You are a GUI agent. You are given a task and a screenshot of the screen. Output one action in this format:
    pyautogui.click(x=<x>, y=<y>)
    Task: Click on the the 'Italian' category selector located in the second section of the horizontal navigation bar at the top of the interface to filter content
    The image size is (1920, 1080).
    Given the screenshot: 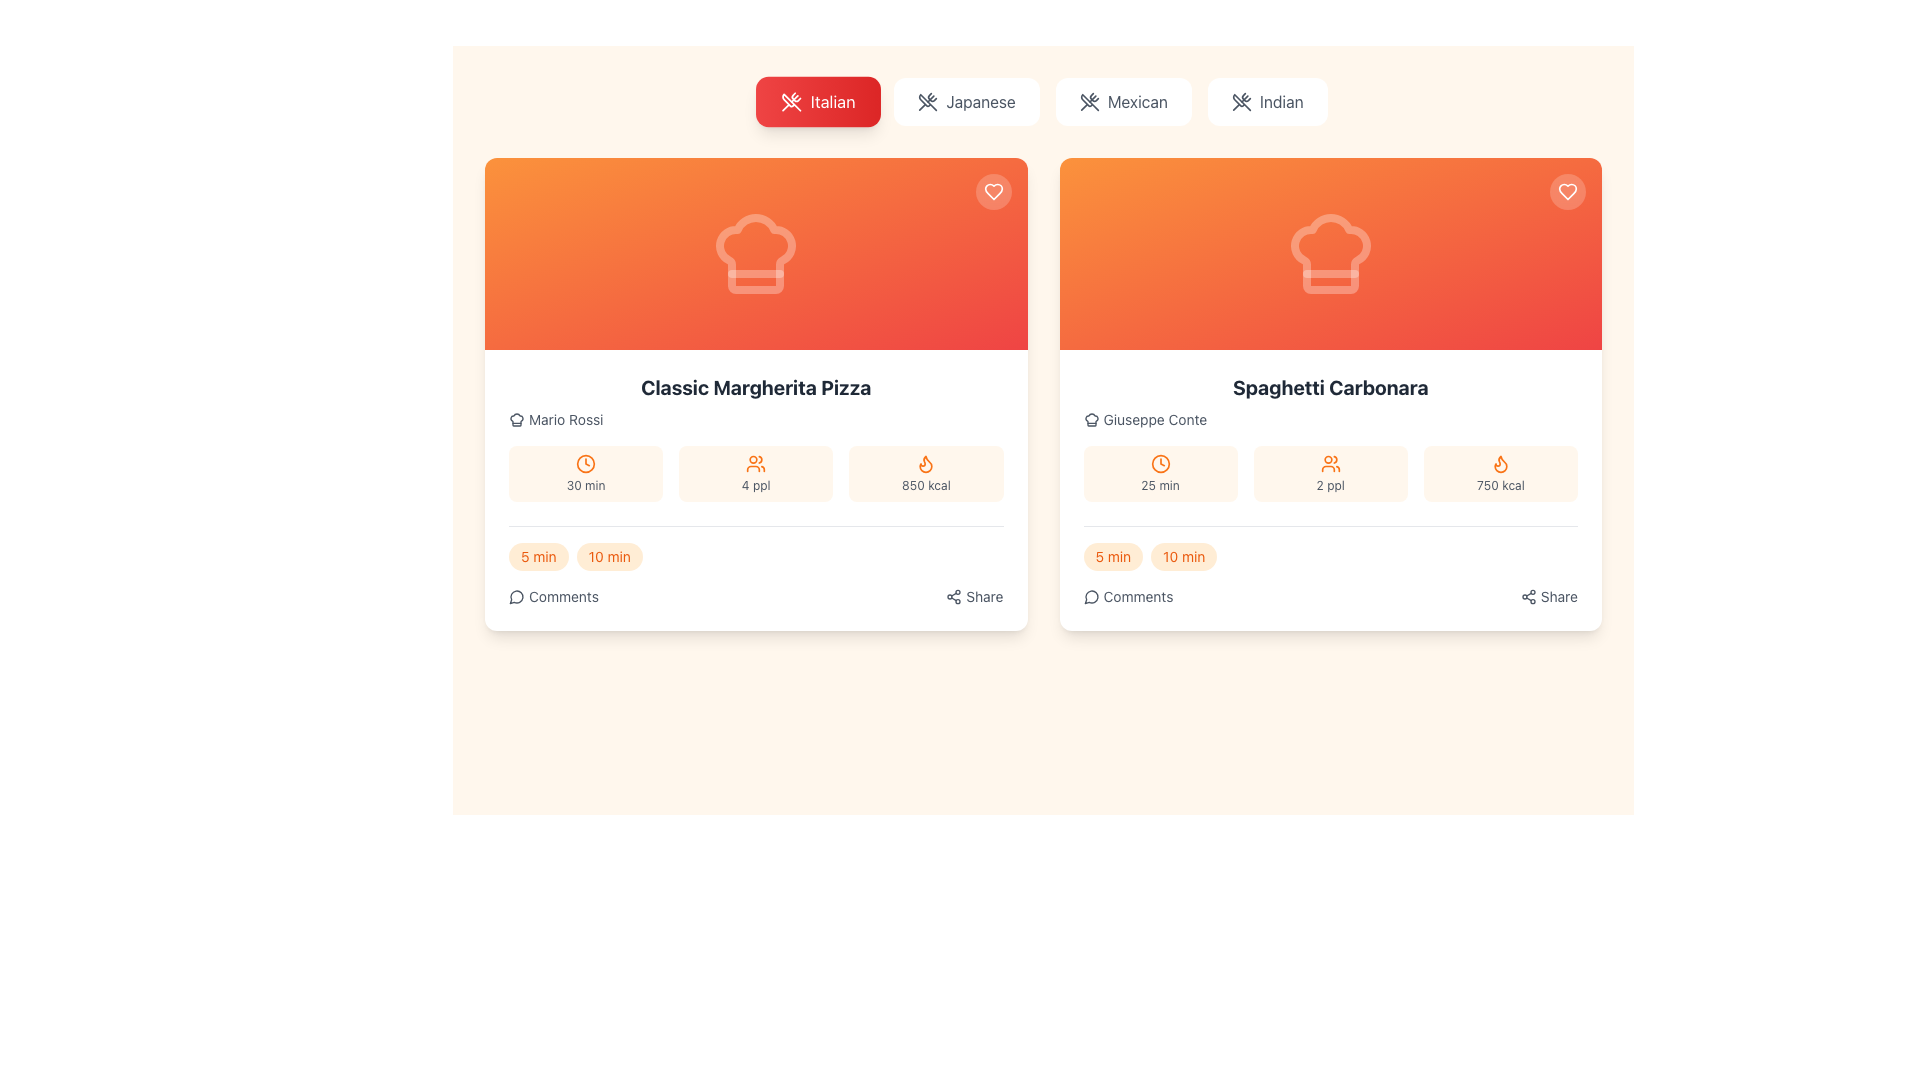 What is the action you would take?
    pyautogui.click(x=833, y=101)
    